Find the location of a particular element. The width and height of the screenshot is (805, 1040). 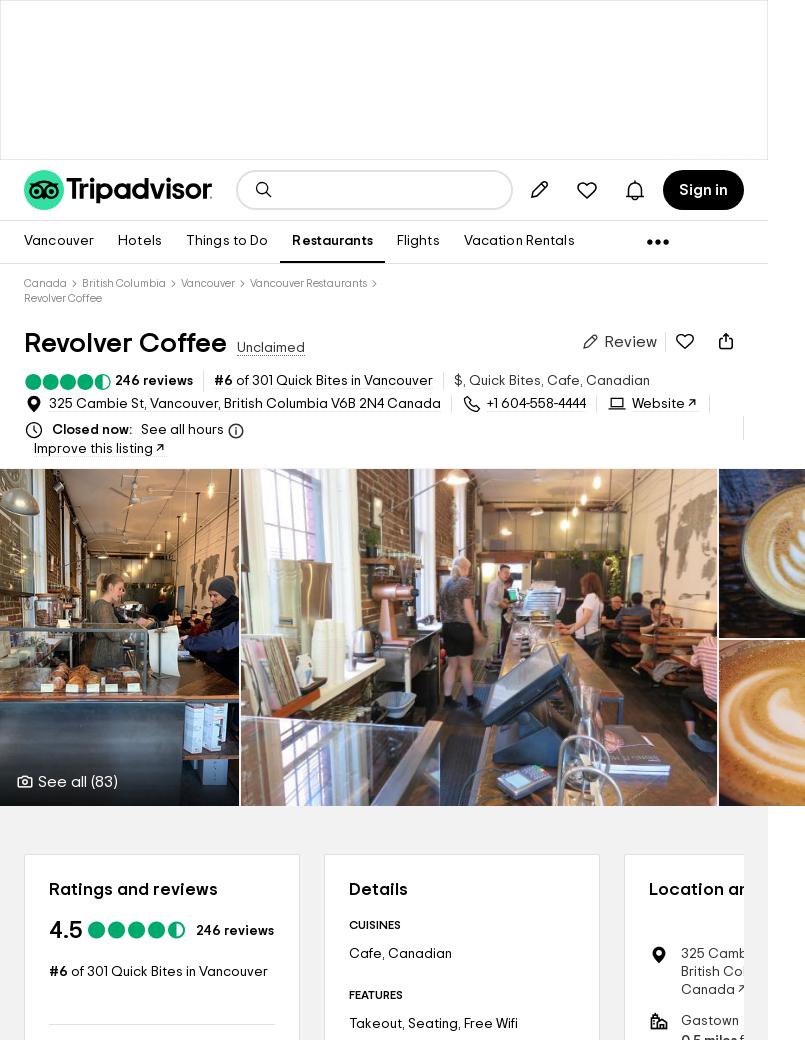

'Restaurants' is located at coordinates (330, 240).